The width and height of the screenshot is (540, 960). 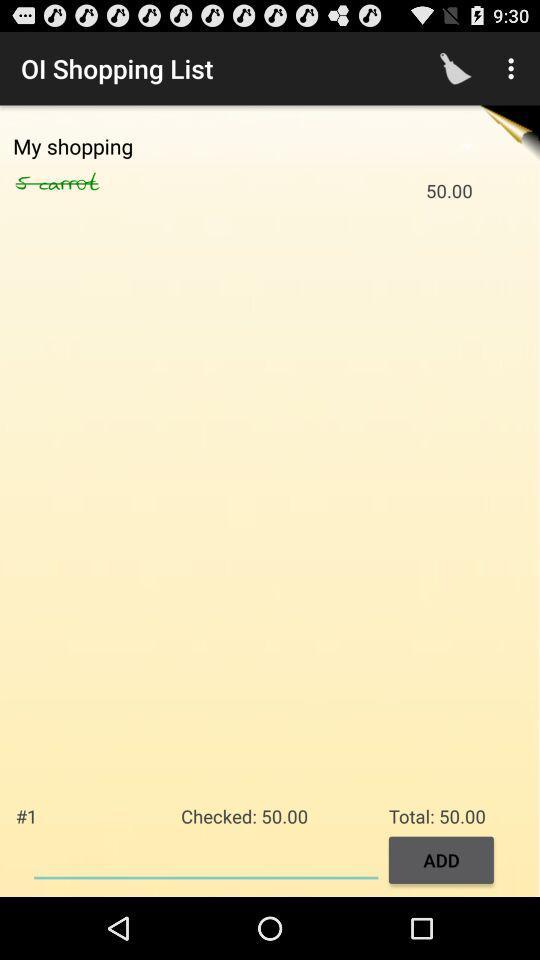 What do you see at coordinates (90, 183) in the screenshot?
I see `item below the my shopping app` at bounding box center [90, 183].